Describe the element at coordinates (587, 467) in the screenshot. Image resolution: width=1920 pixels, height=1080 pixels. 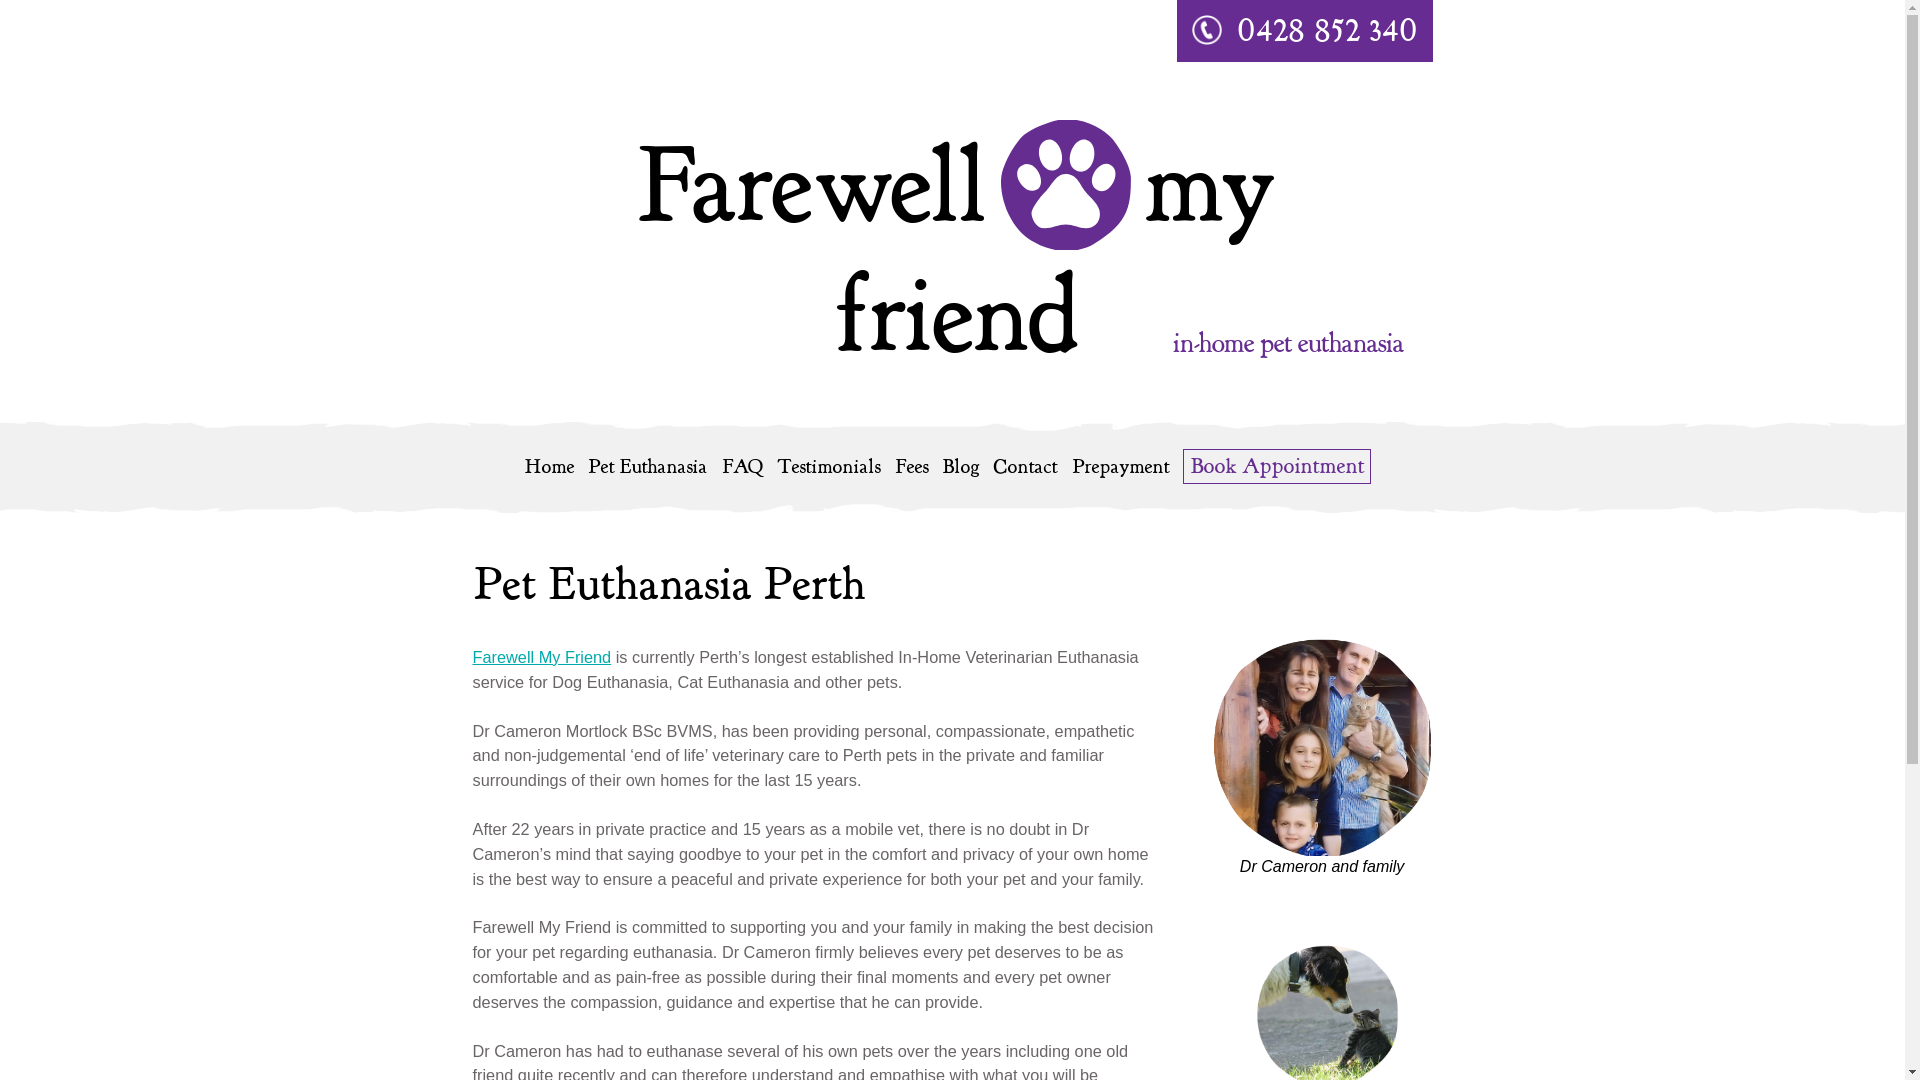
I see `'Pet Euthanasia'` at that location.